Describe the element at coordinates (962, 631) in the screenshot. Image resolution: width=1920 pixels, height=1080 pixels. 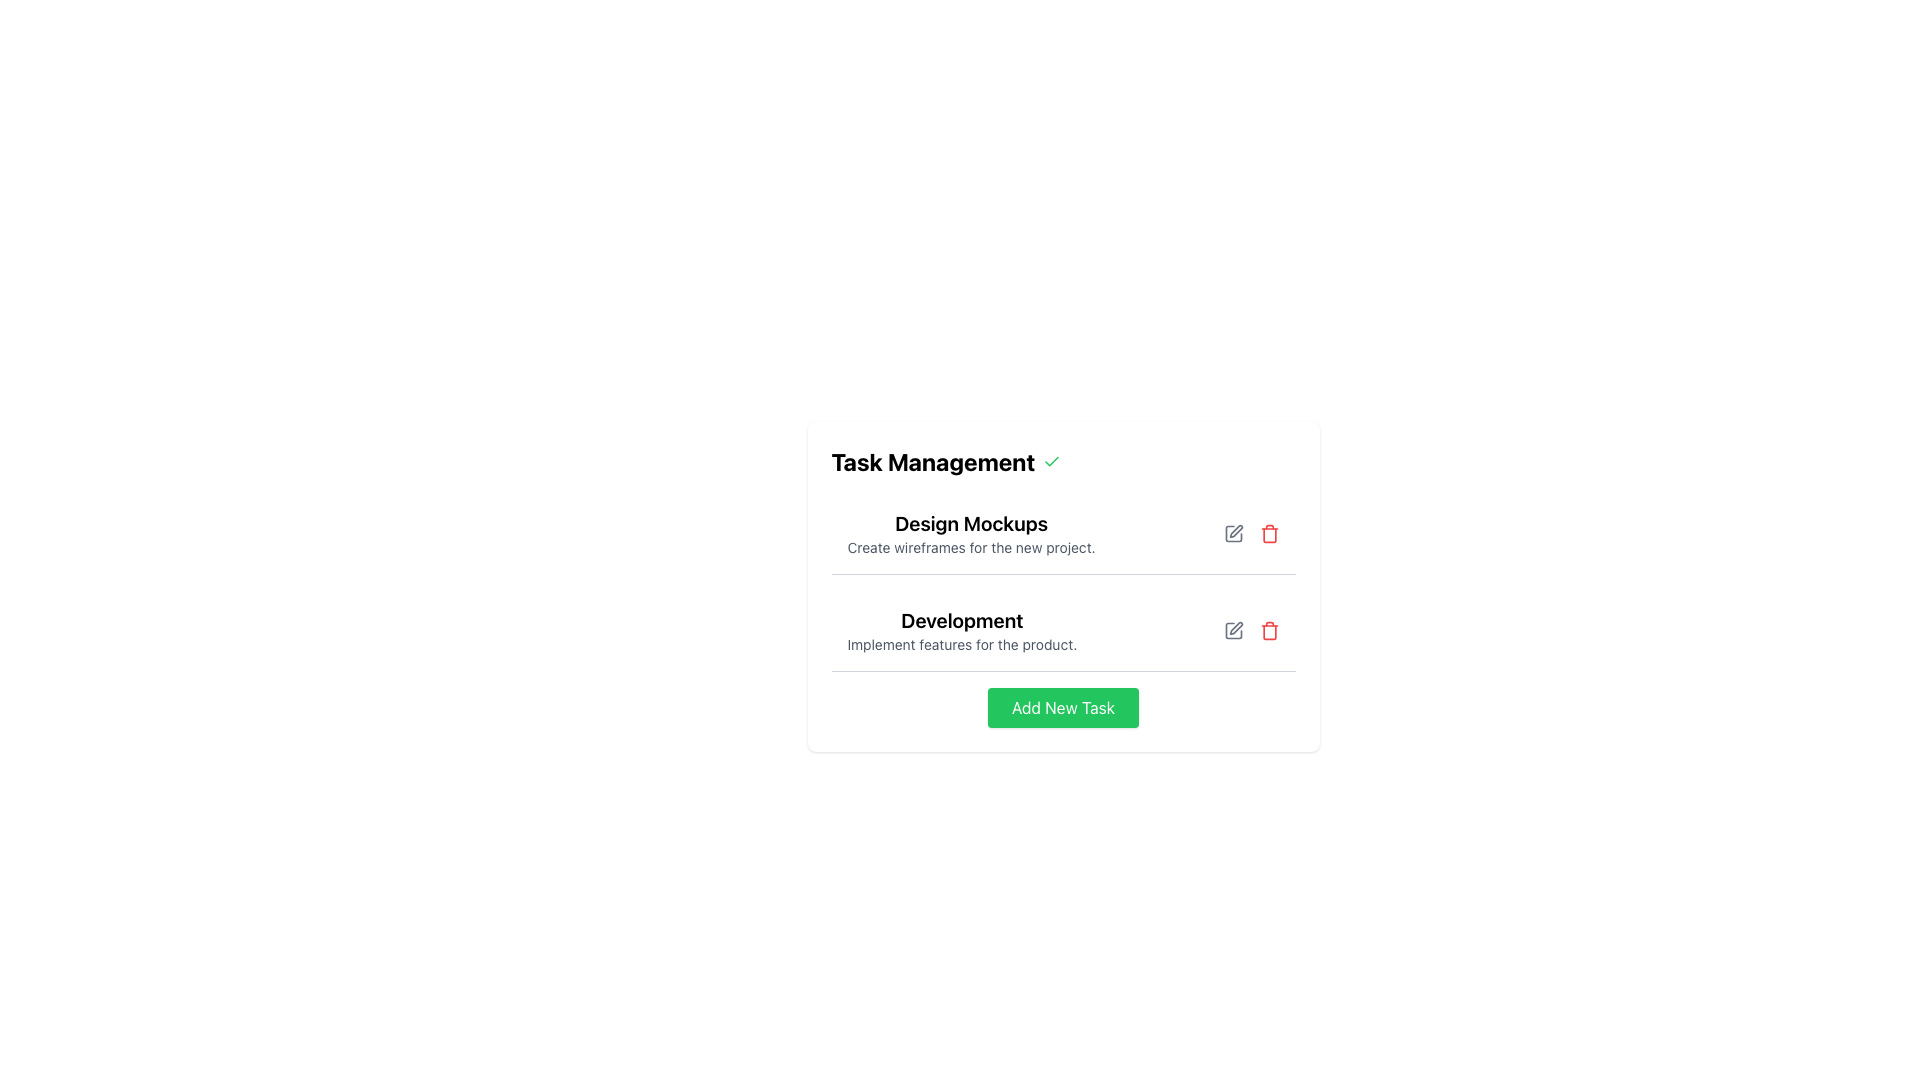
I see `the text block displaying the task titled 'Development', which provides a read-only description for task management` at that location.